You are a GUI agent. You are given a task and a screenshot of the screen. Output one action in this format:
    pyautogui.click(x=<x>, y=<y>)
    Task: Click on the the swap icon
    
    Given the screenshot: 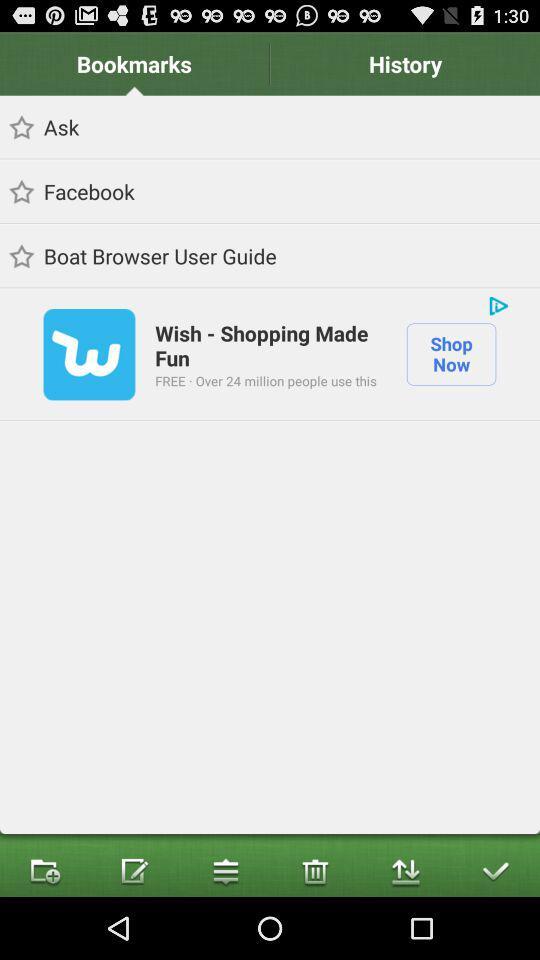 What is the action you would take?
    pyautogui.click(x=405, y=931)
    